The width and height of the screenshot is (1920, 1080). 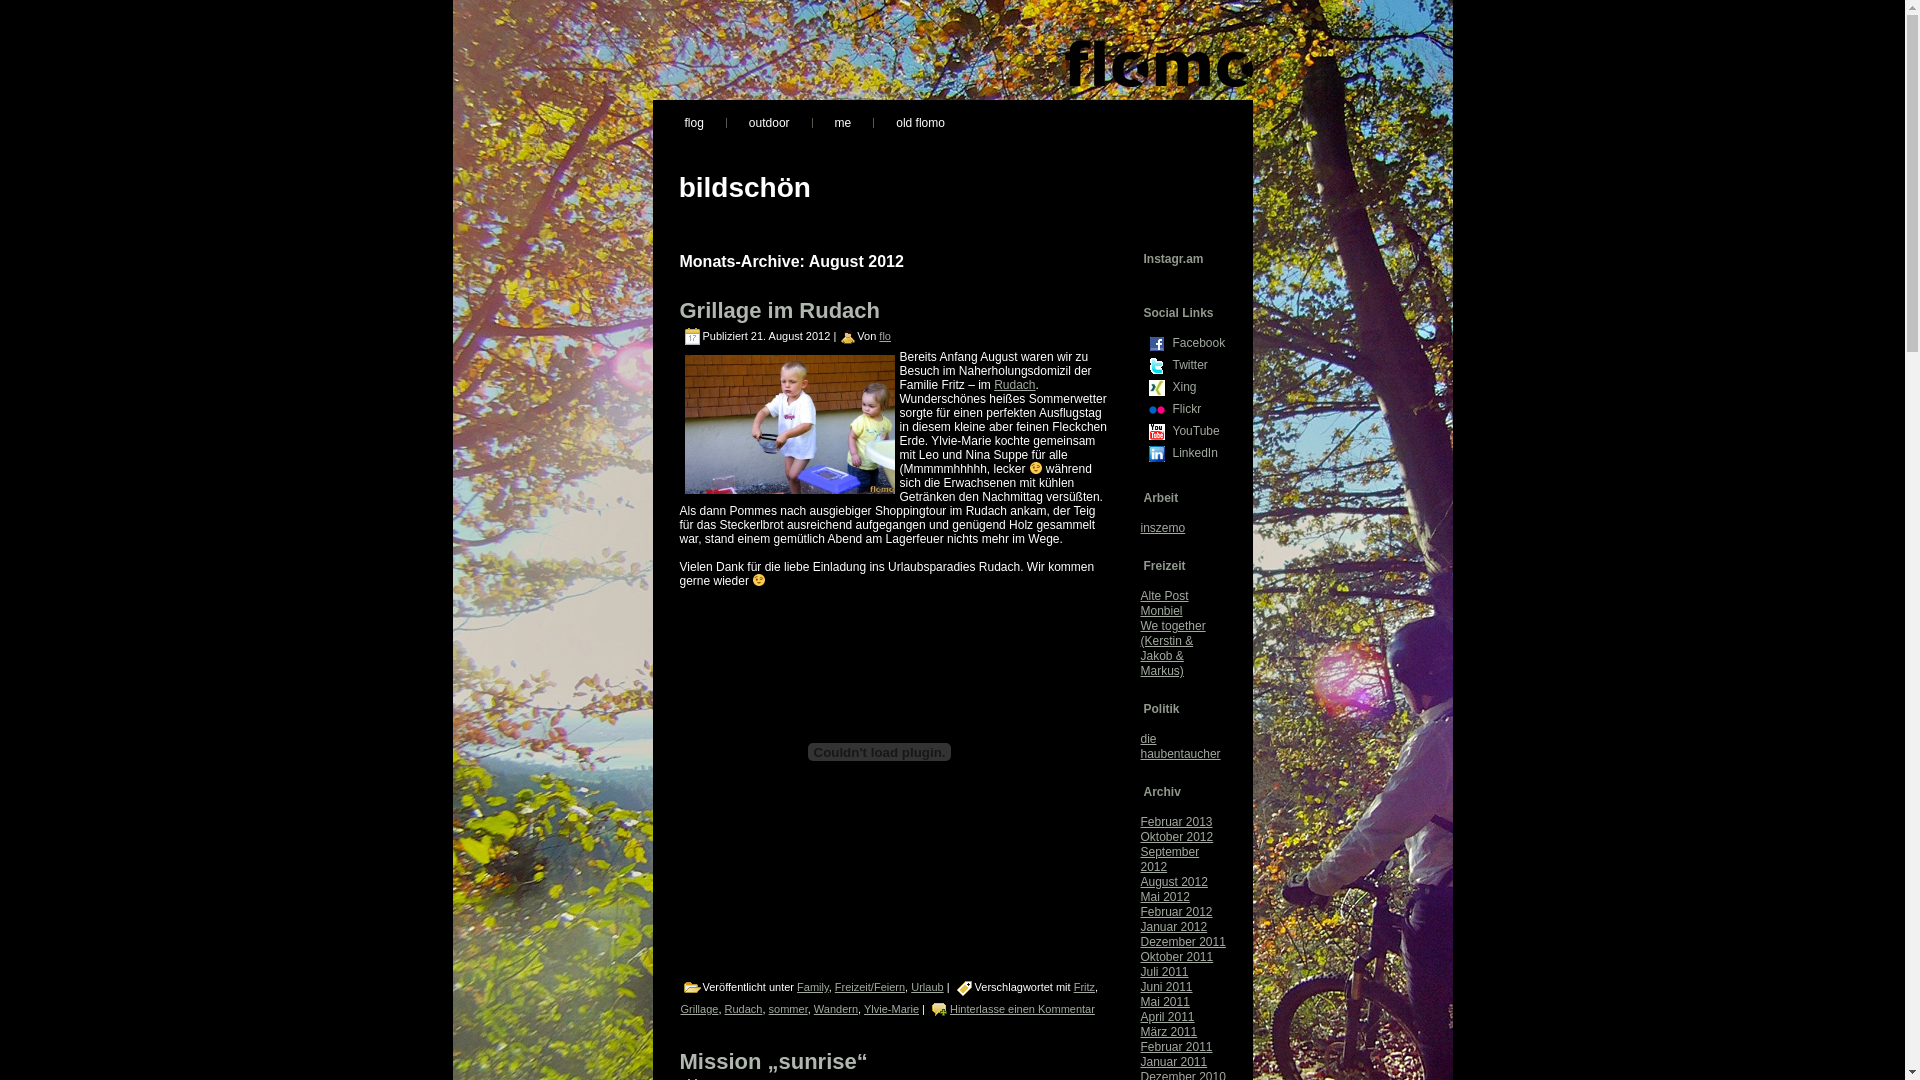 What do you see at coordinates (1182, 941) in the screenshot?
I see `'Dezember 2011'` at bounding box center [1182, 941].